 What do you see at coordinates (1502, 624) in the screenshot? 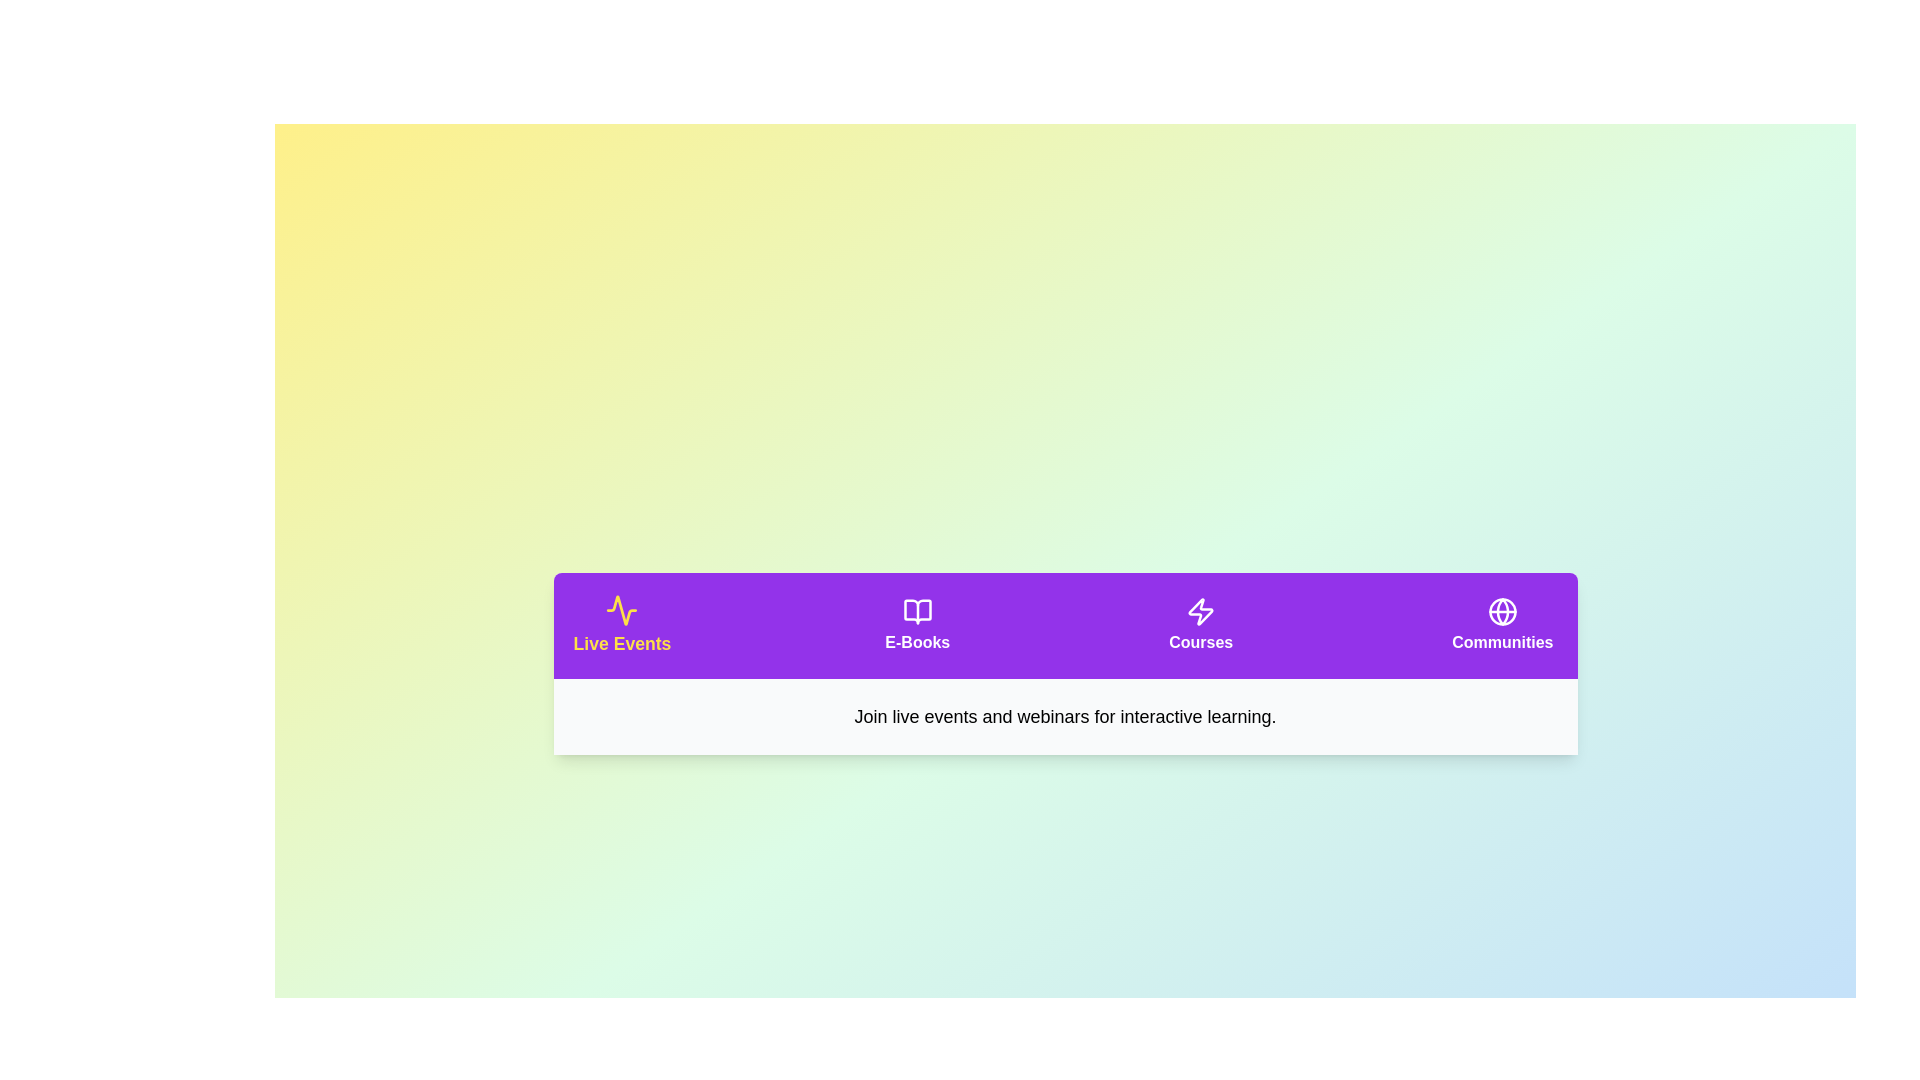
I see `the tab corresponding to Communities to activate it` at bounding box center [1502, 624].